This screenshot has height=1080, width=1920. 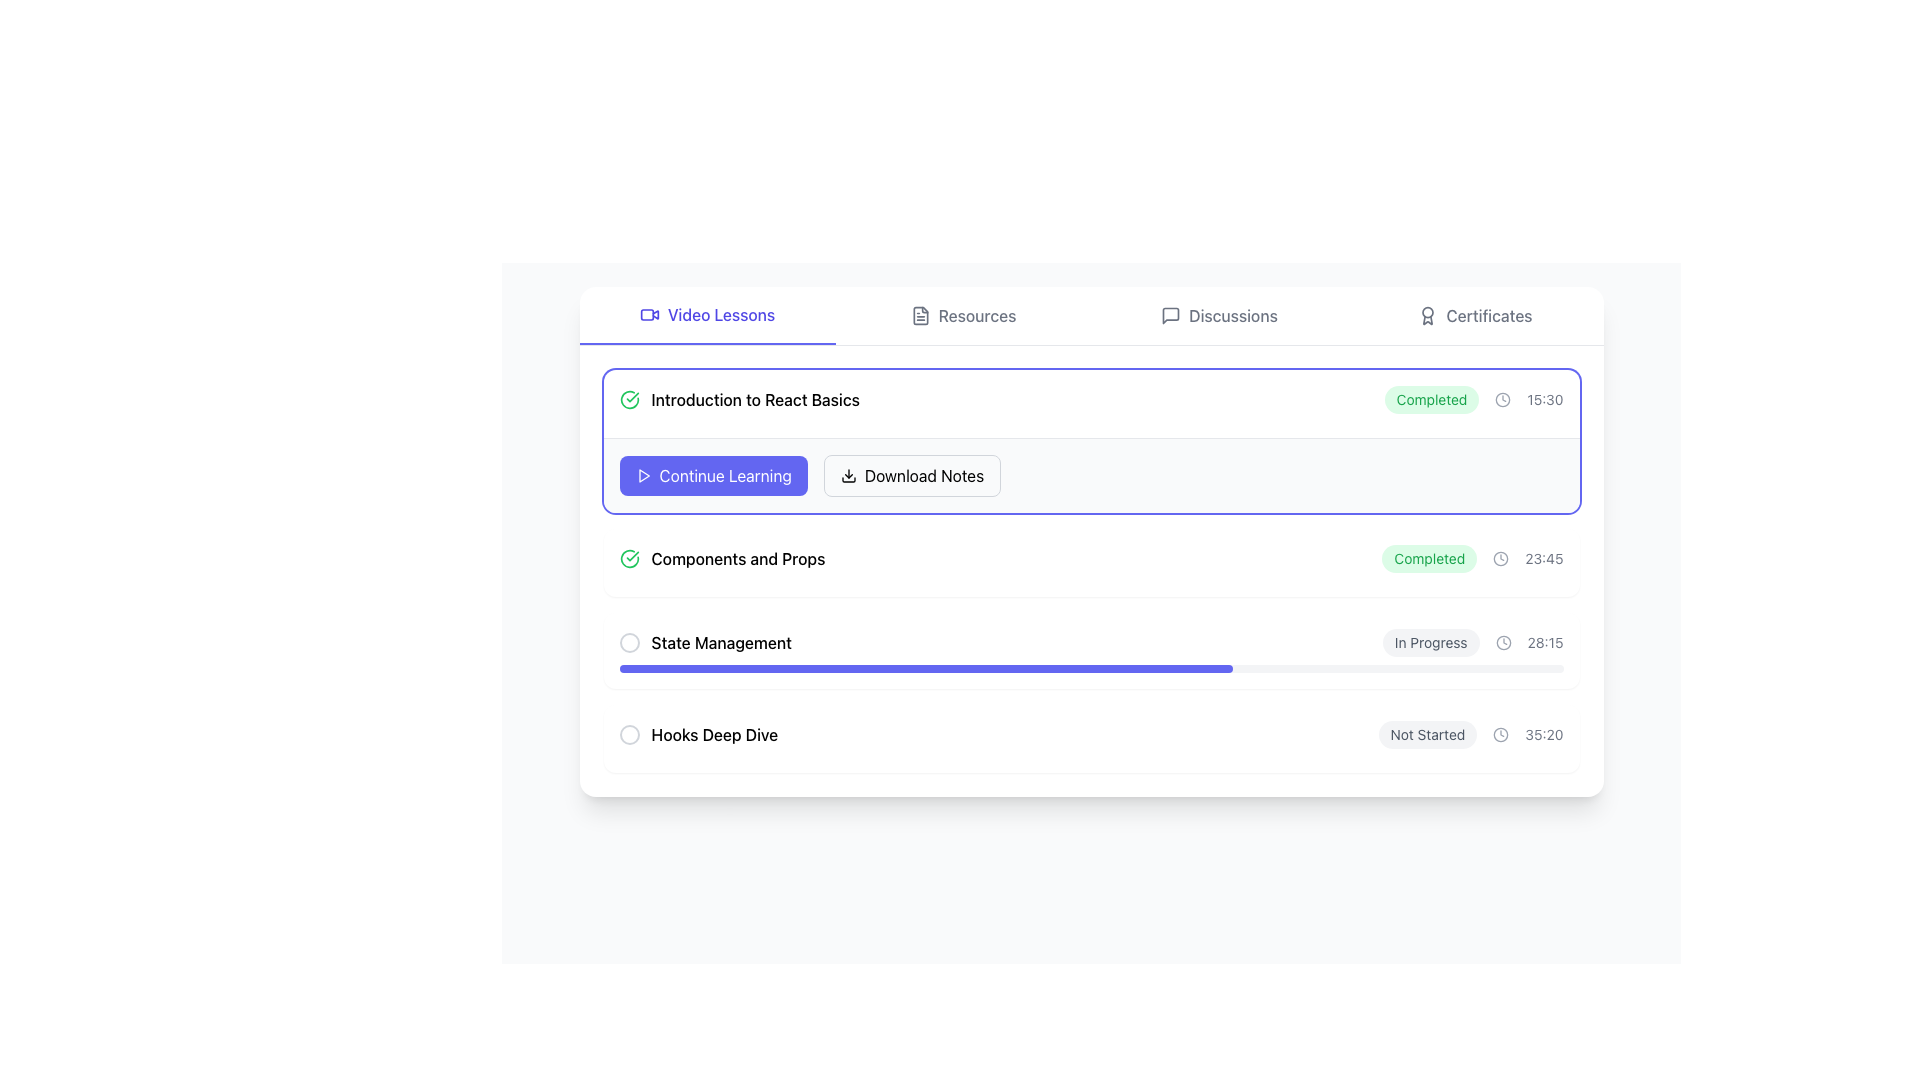 I want to click on the 'Certificates' icon located to the left of the text 'Certificates' in the top-right corner of the interface, so click(x=1427, y=315).